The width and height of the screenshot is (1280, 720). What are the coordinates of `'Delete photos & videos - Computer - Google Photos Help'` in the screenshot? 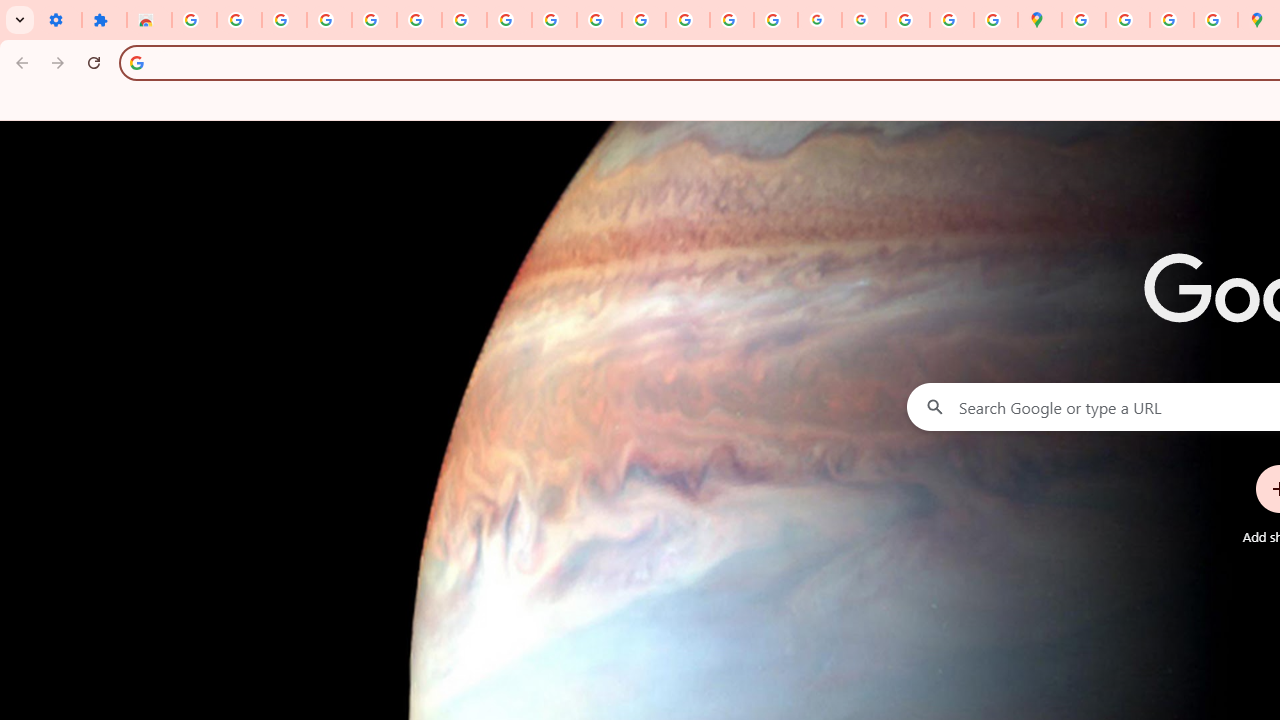 It's located at (283, 20).